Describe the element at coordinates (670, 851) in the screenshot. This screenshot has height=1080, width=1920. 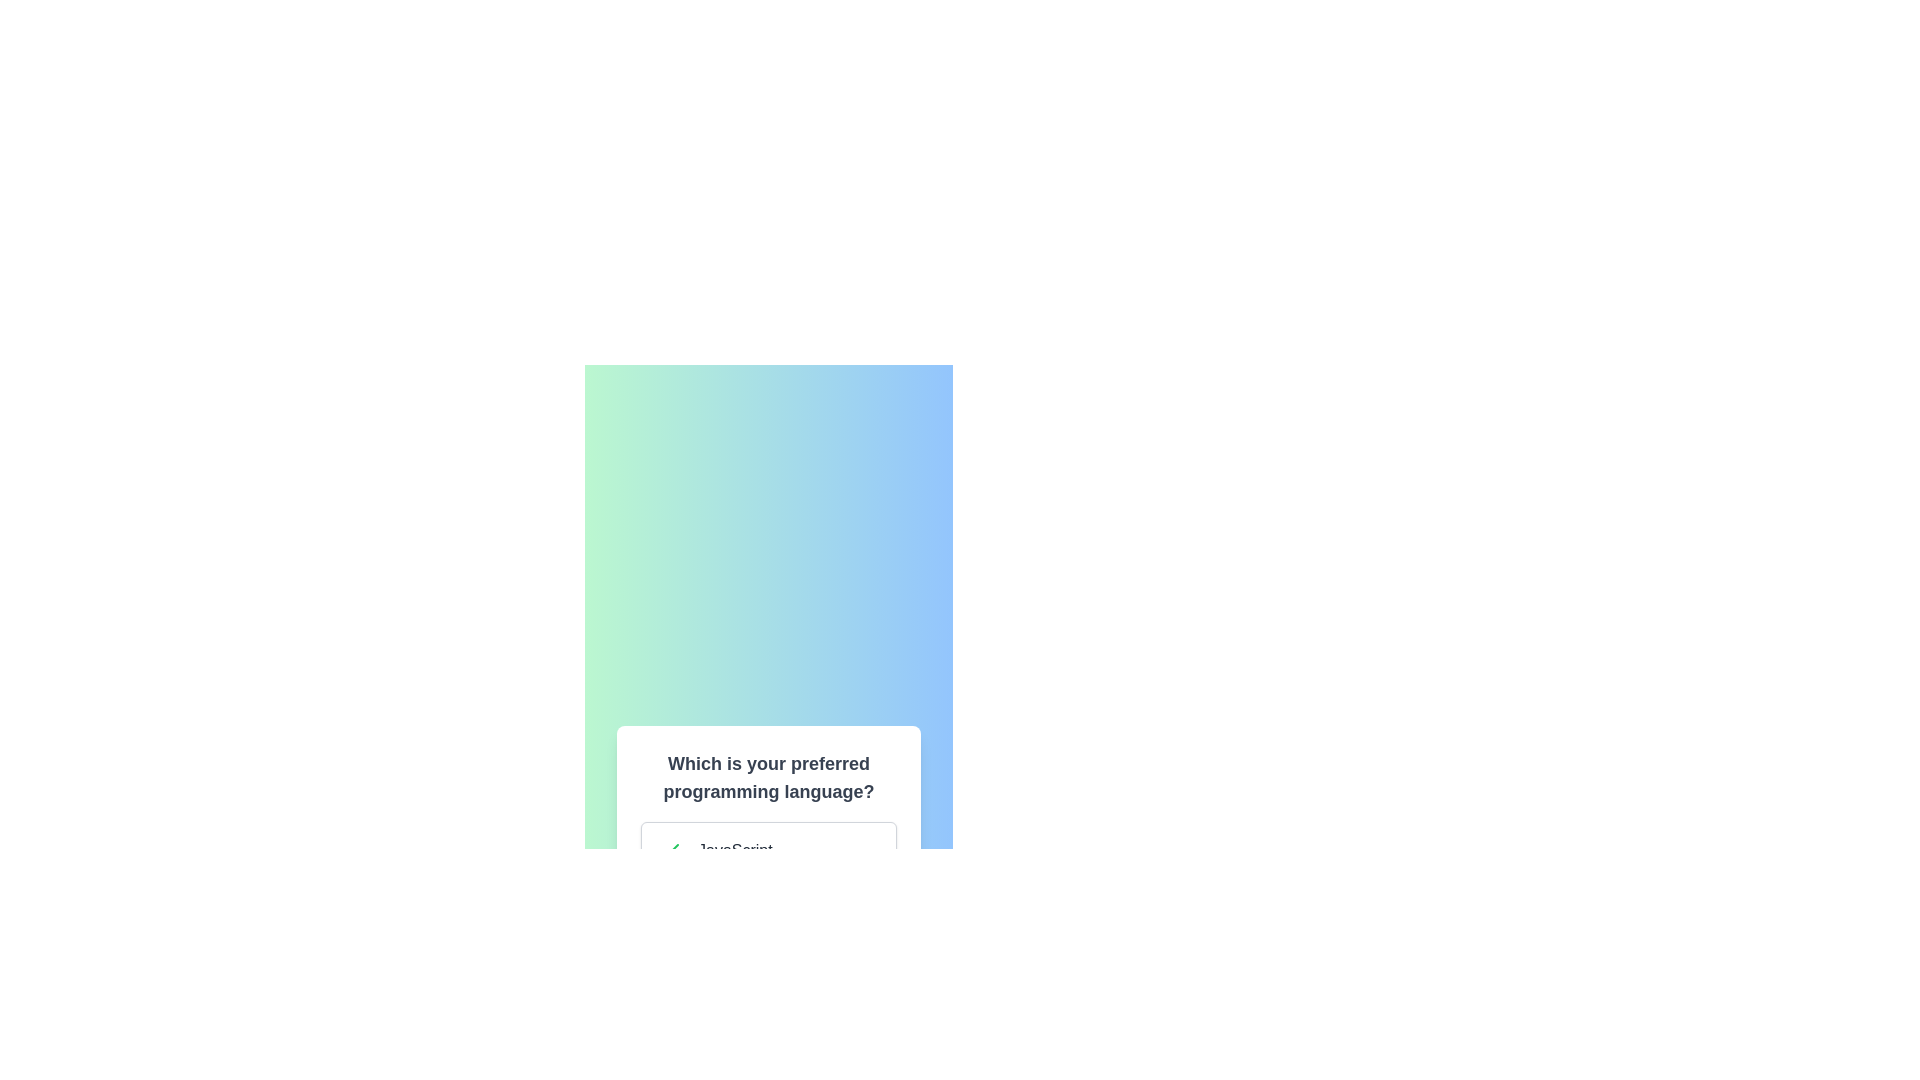
I see `the visual status of the Checkmark icon indicating the selection of 'JavaScript' as the programming language` at that location.